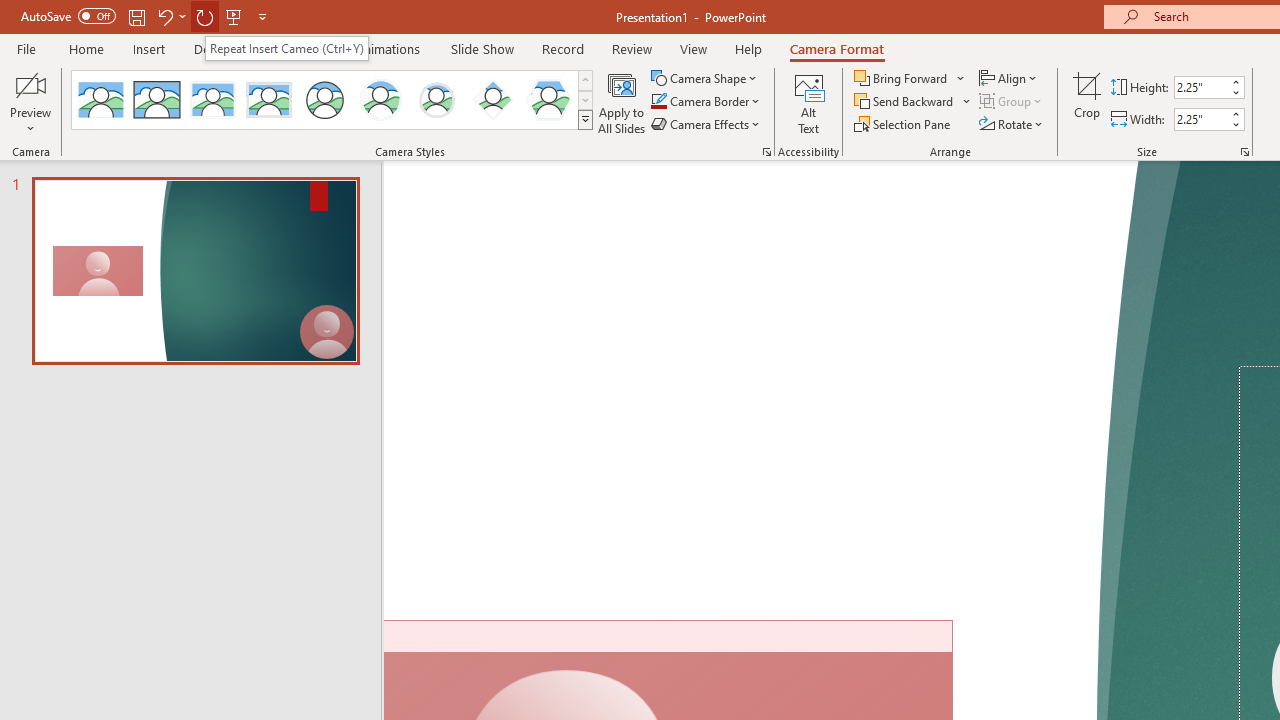  I want to click on 'Row Down', so click(584, 100).